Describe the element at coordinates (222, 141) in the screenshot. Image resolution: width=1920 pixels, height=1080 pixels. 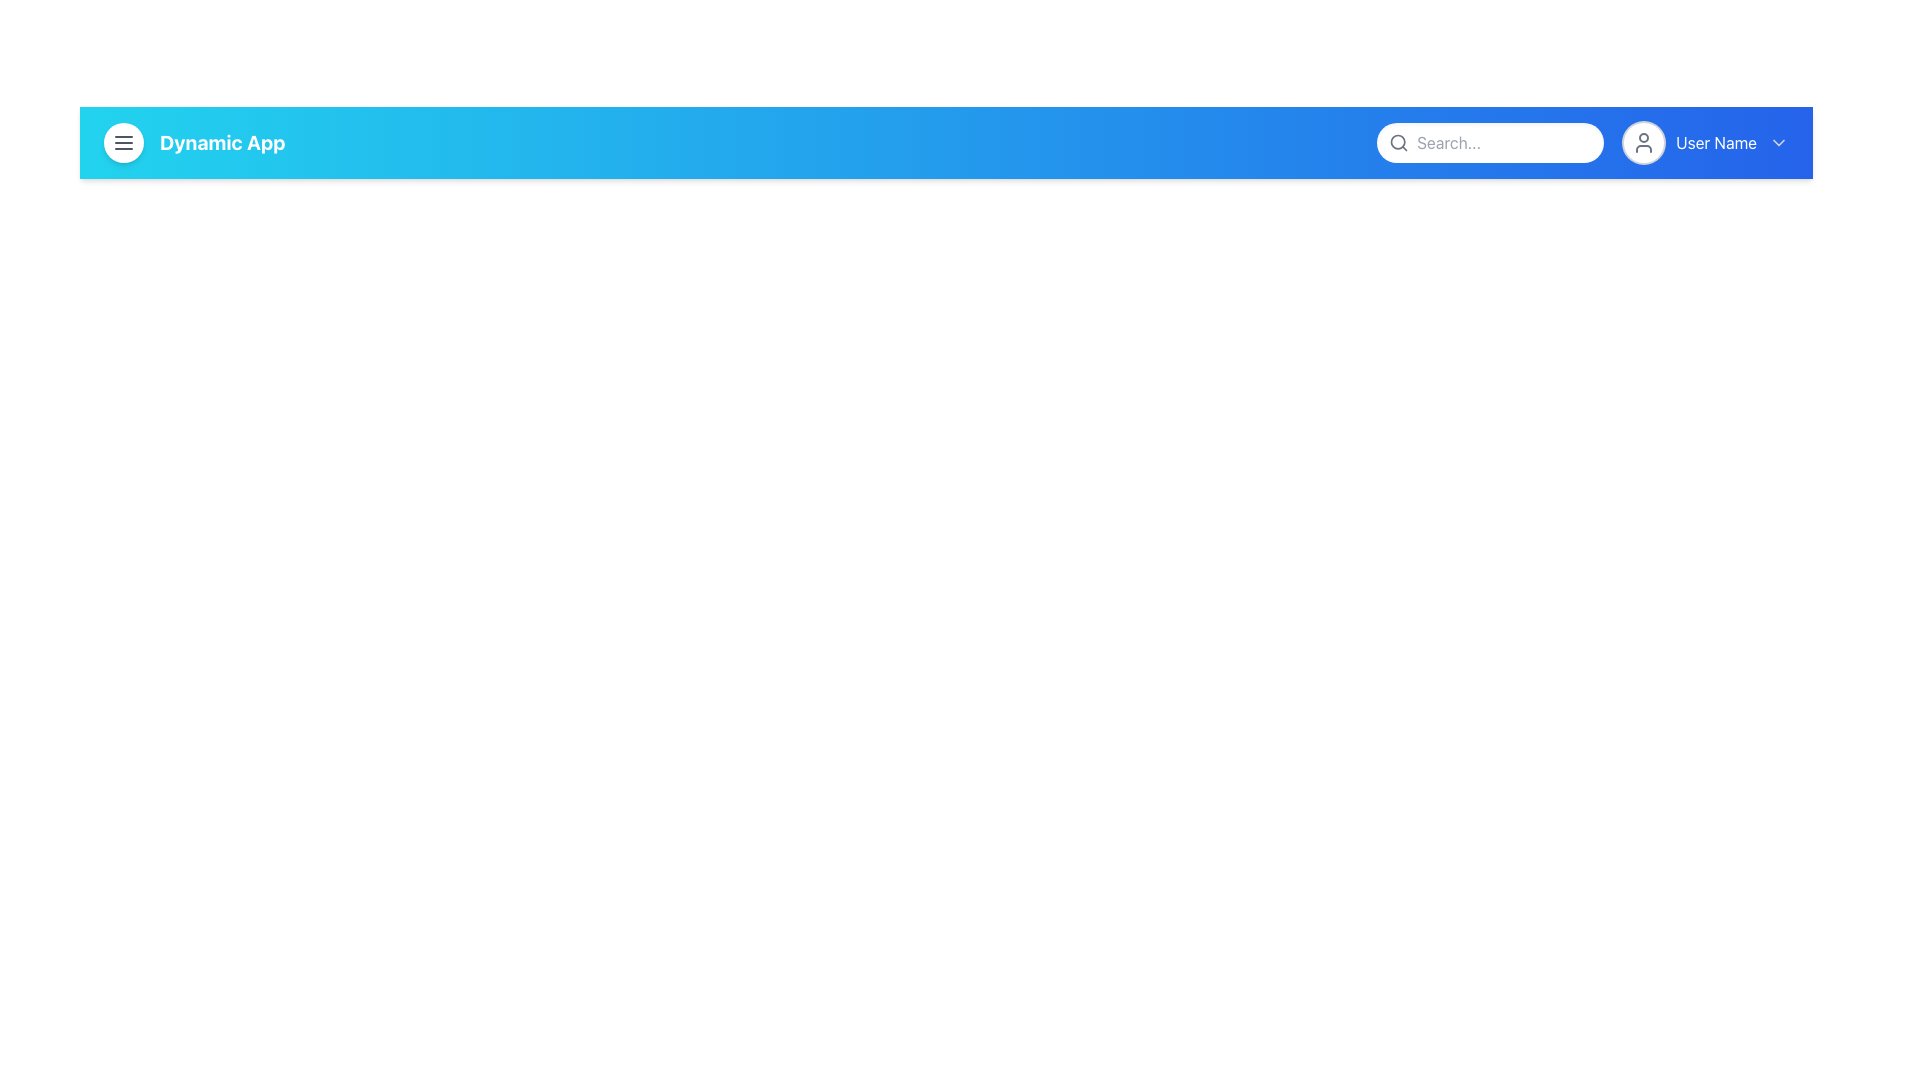
I see `the Text Label that serves as a title or identifier for the application, located in the navigation bar's left section, immediately to the right of an interactive icon button` at that location.